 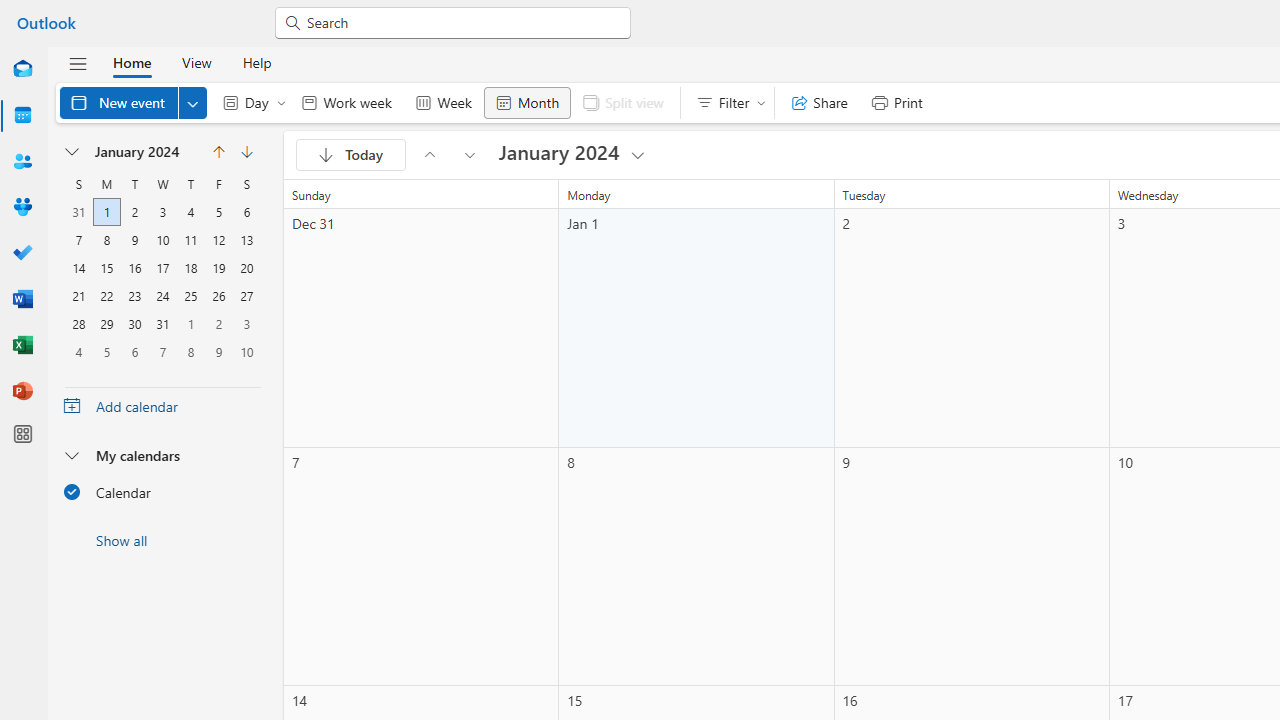 I want to click on '19, January, 2024', so click(x=218, y=267).